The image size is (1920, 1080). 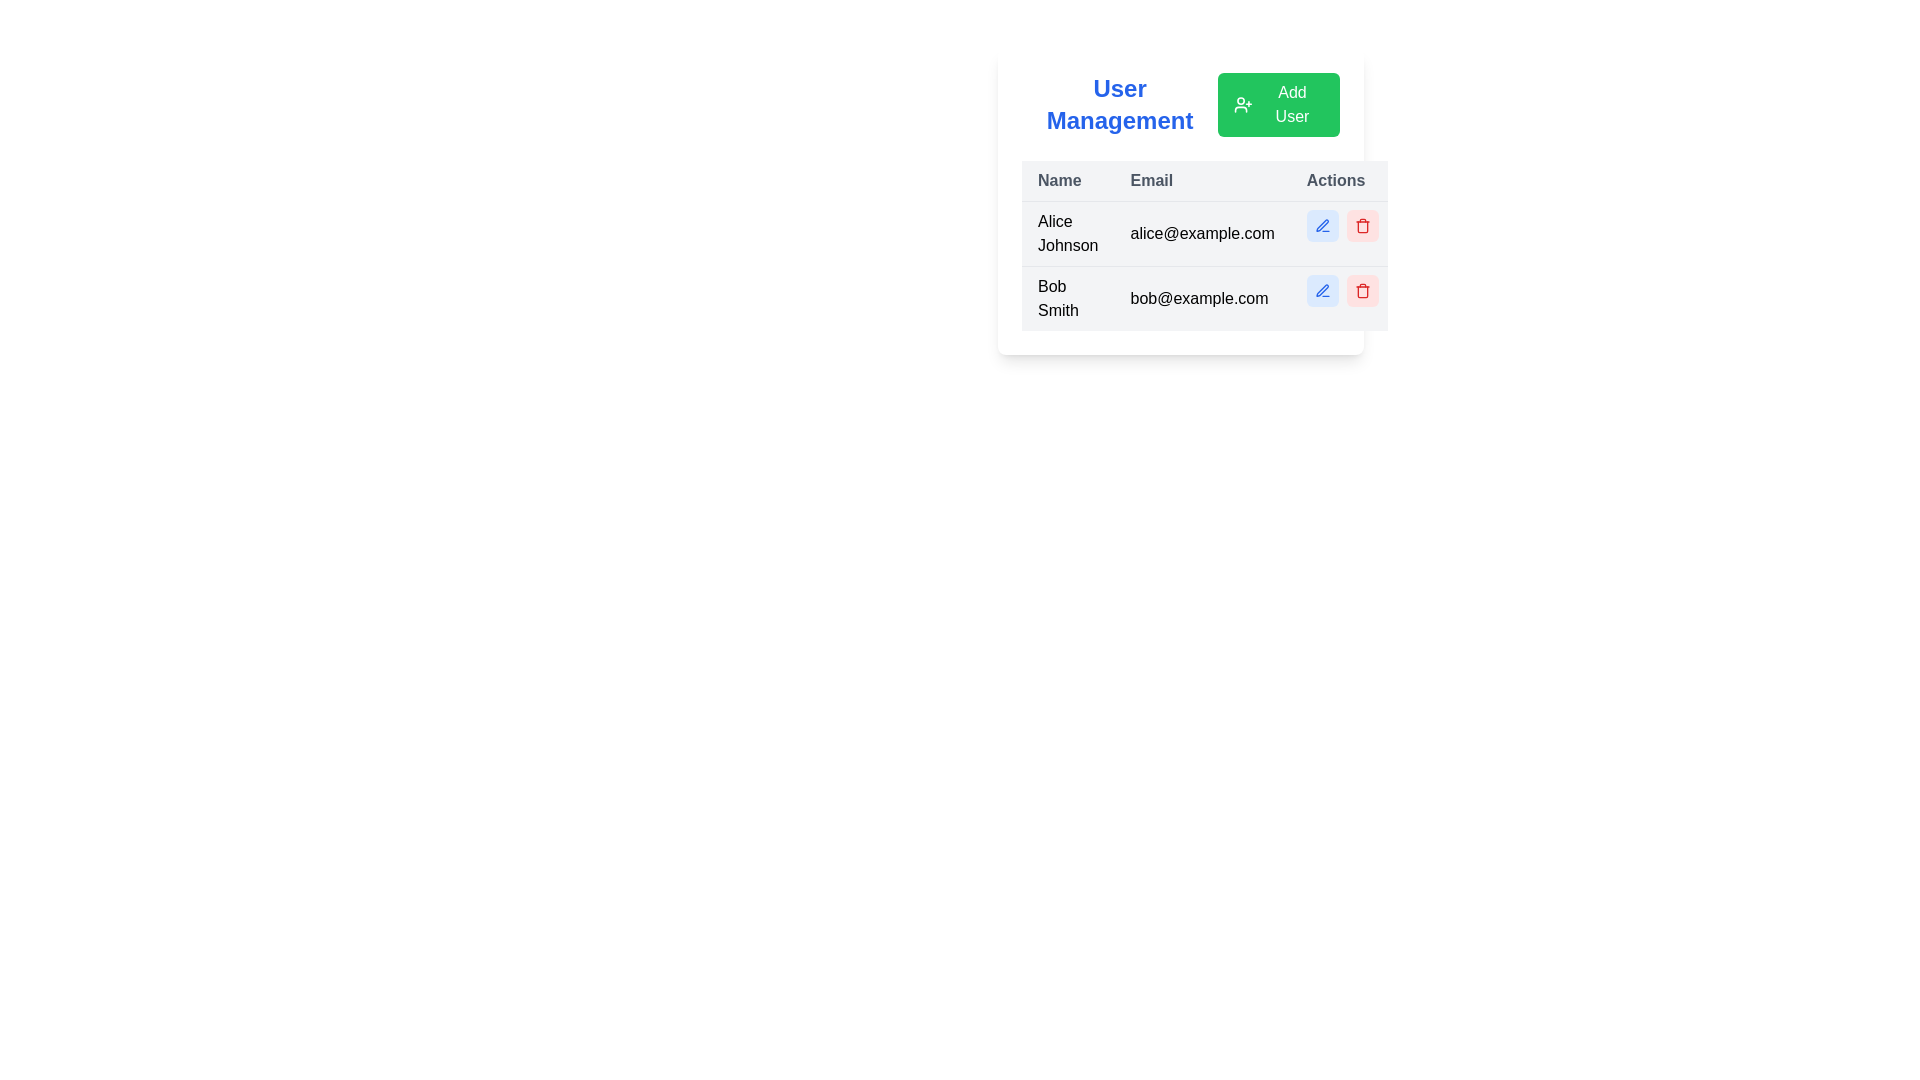 What do you see at coordinates (1120, 104) in the screenshot?
I see `the header text element that provides contextual information about User Management functionality, located to the left of the 'Add User' button` at bounding box center [1120, 104].